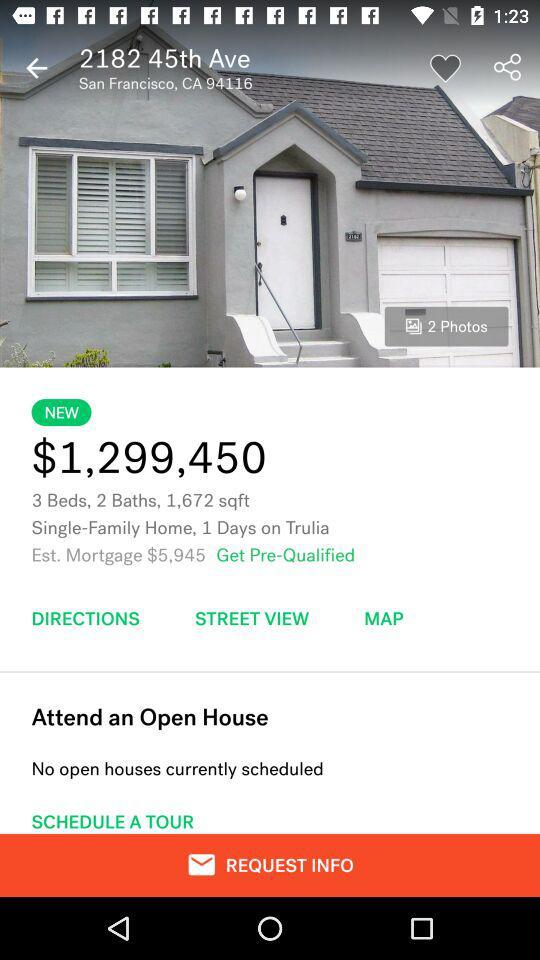  What do you see at coordinates (445, 68) in the screenshot?
I see `heart symbol on the top right of the web page` at bounding box center [445, 68].